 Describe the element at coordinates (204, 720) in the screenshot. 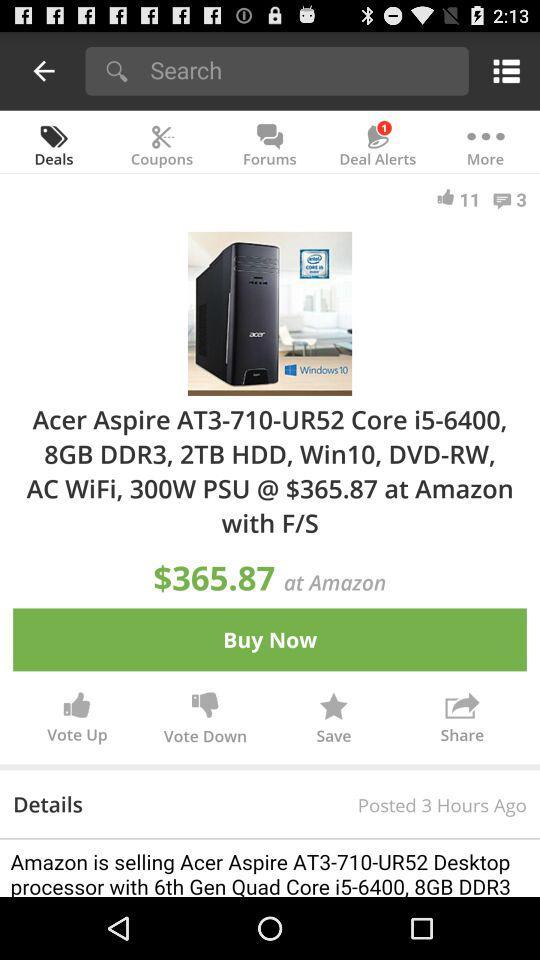

I see `the button below buy now button` at that location.